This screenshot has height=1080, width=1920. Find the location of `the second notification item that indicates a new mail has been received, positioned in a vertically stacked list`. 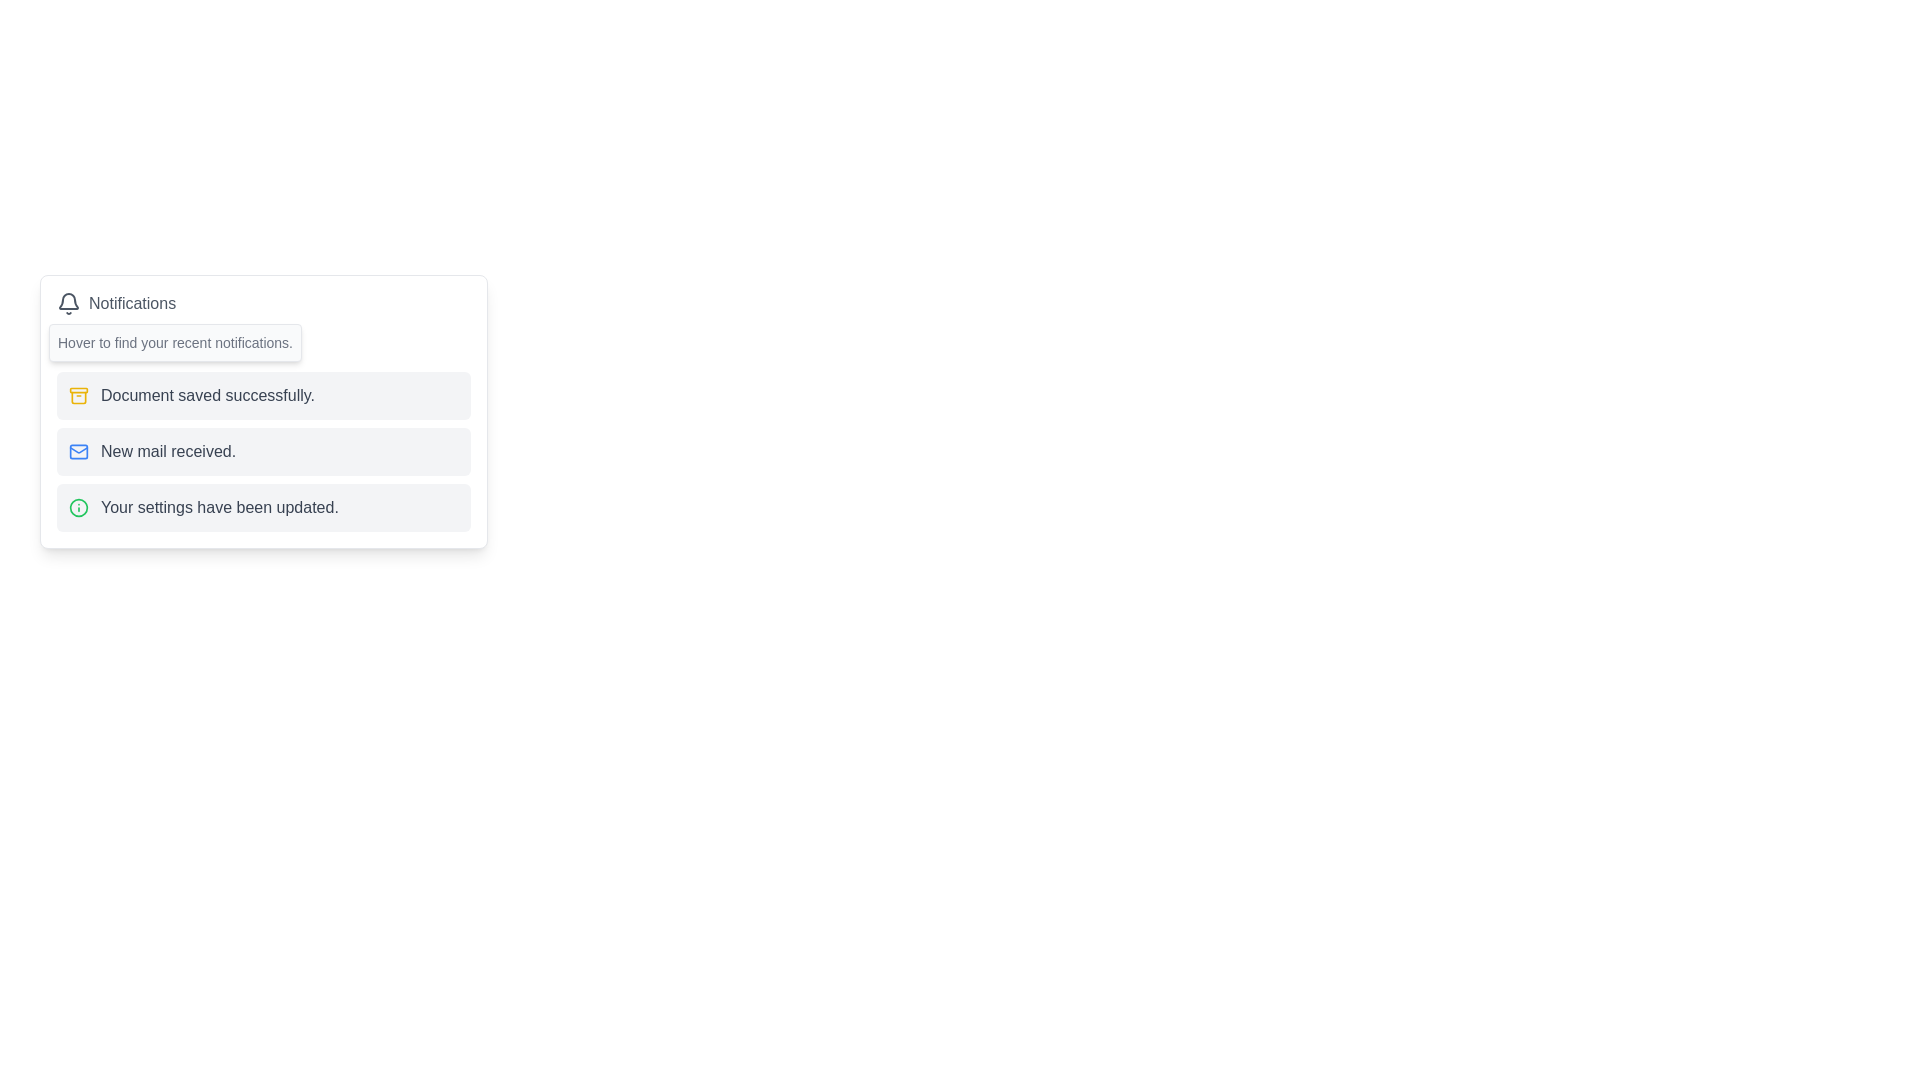

the second notification item that indicates a new mail has been received, positioned in a vertically stacked list is located at coordinates (263, 451).